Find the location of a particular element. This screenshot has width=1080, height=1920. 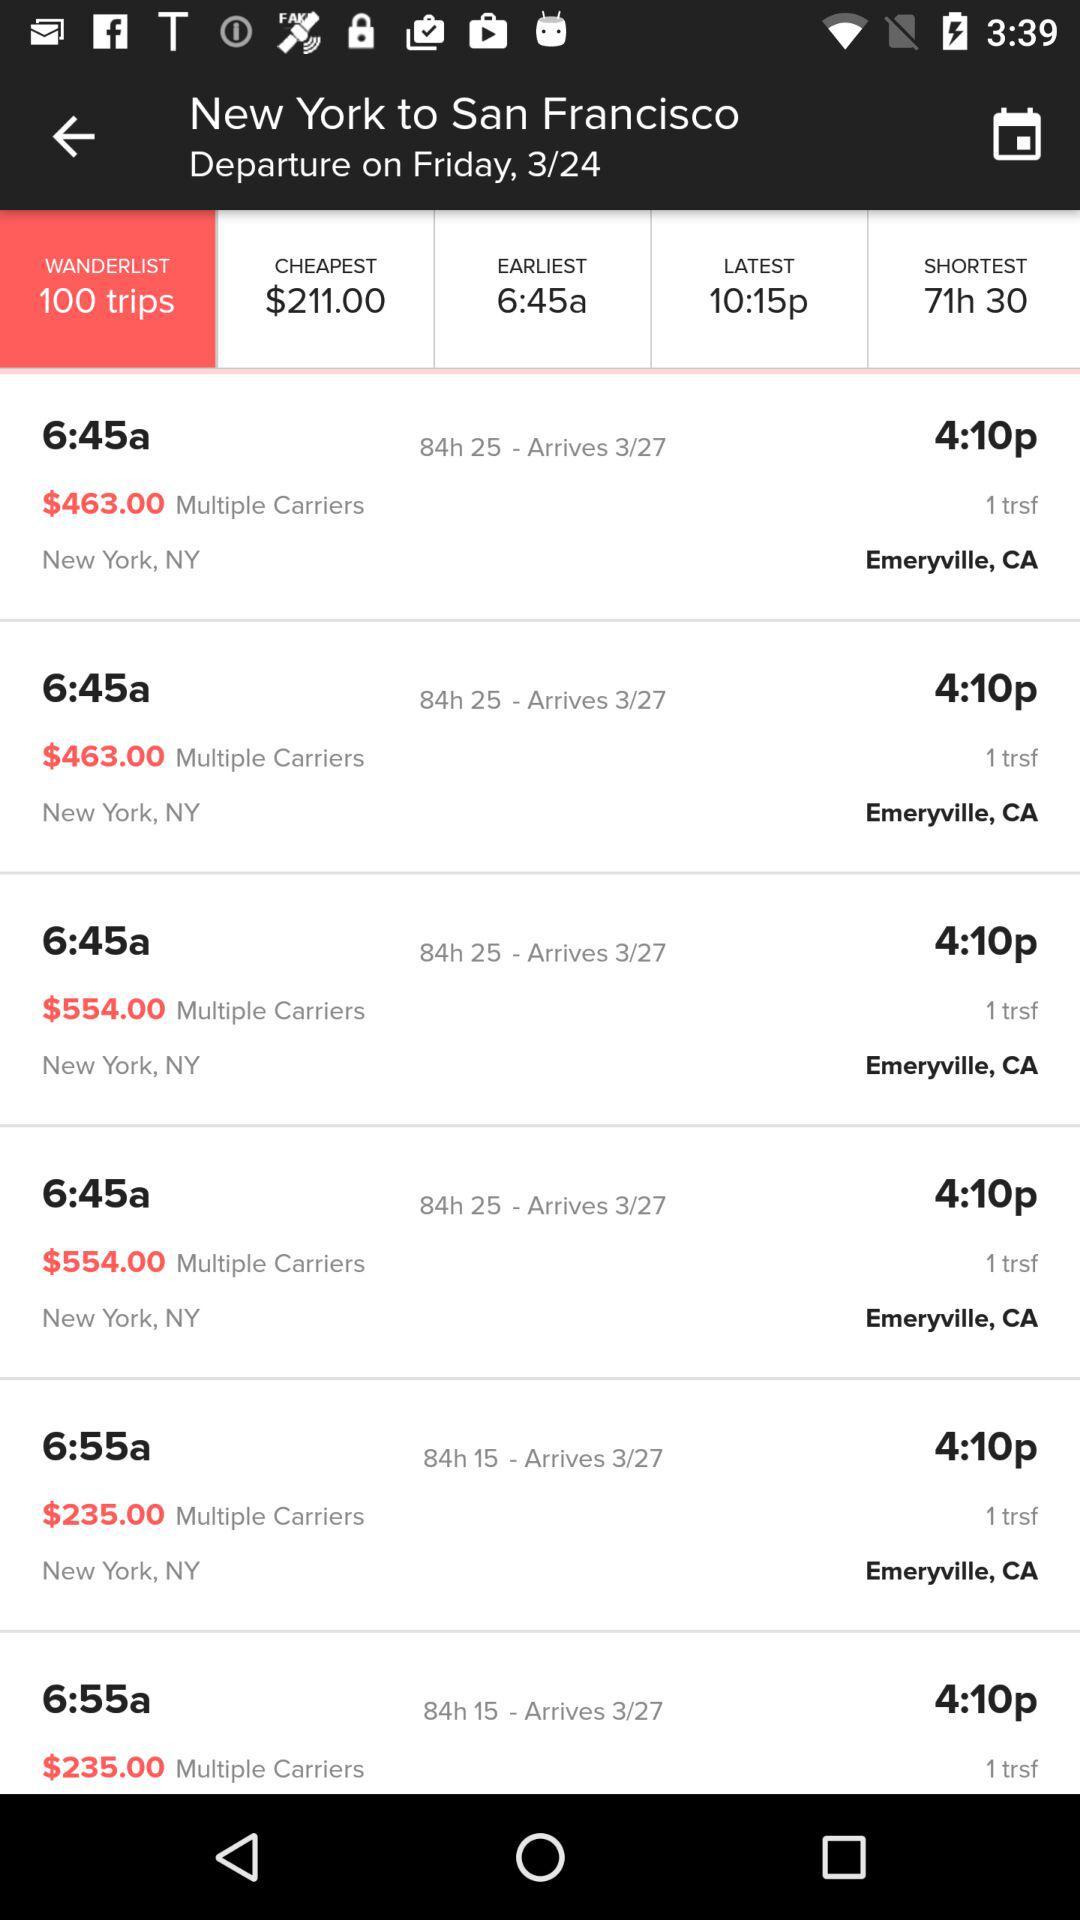

the icon next to the new york to is located at coordinates (72, 135).